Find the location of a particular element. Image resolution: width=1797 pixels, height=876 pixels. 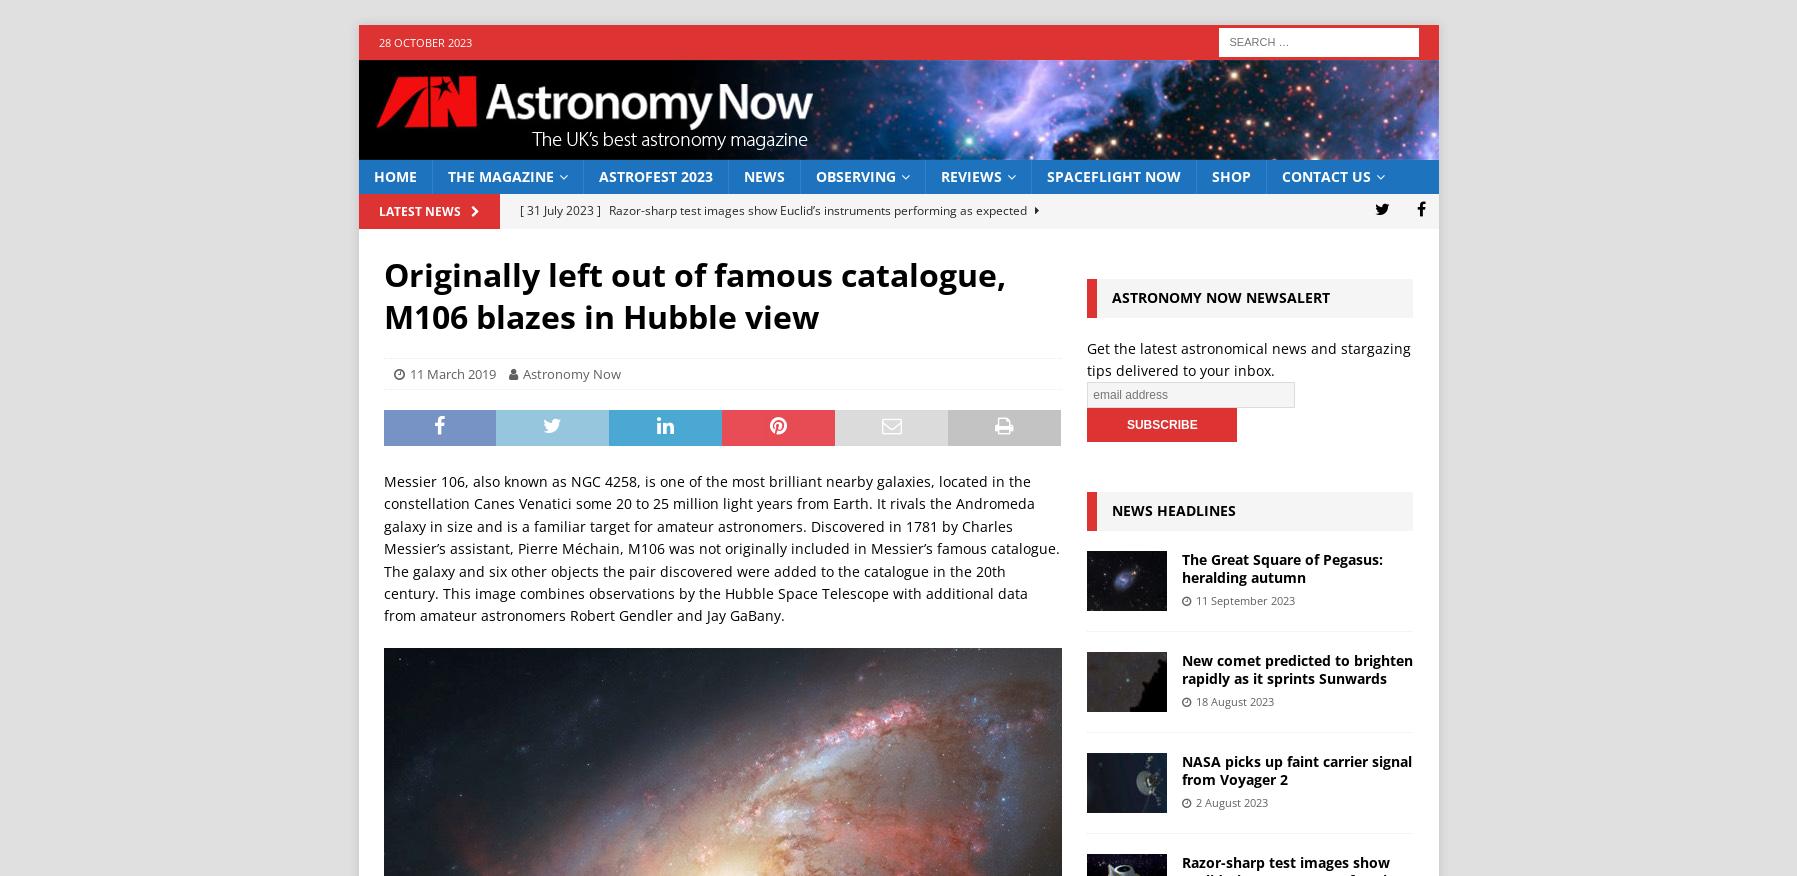

'28 October 2023' is located at coordinates (423, 41).